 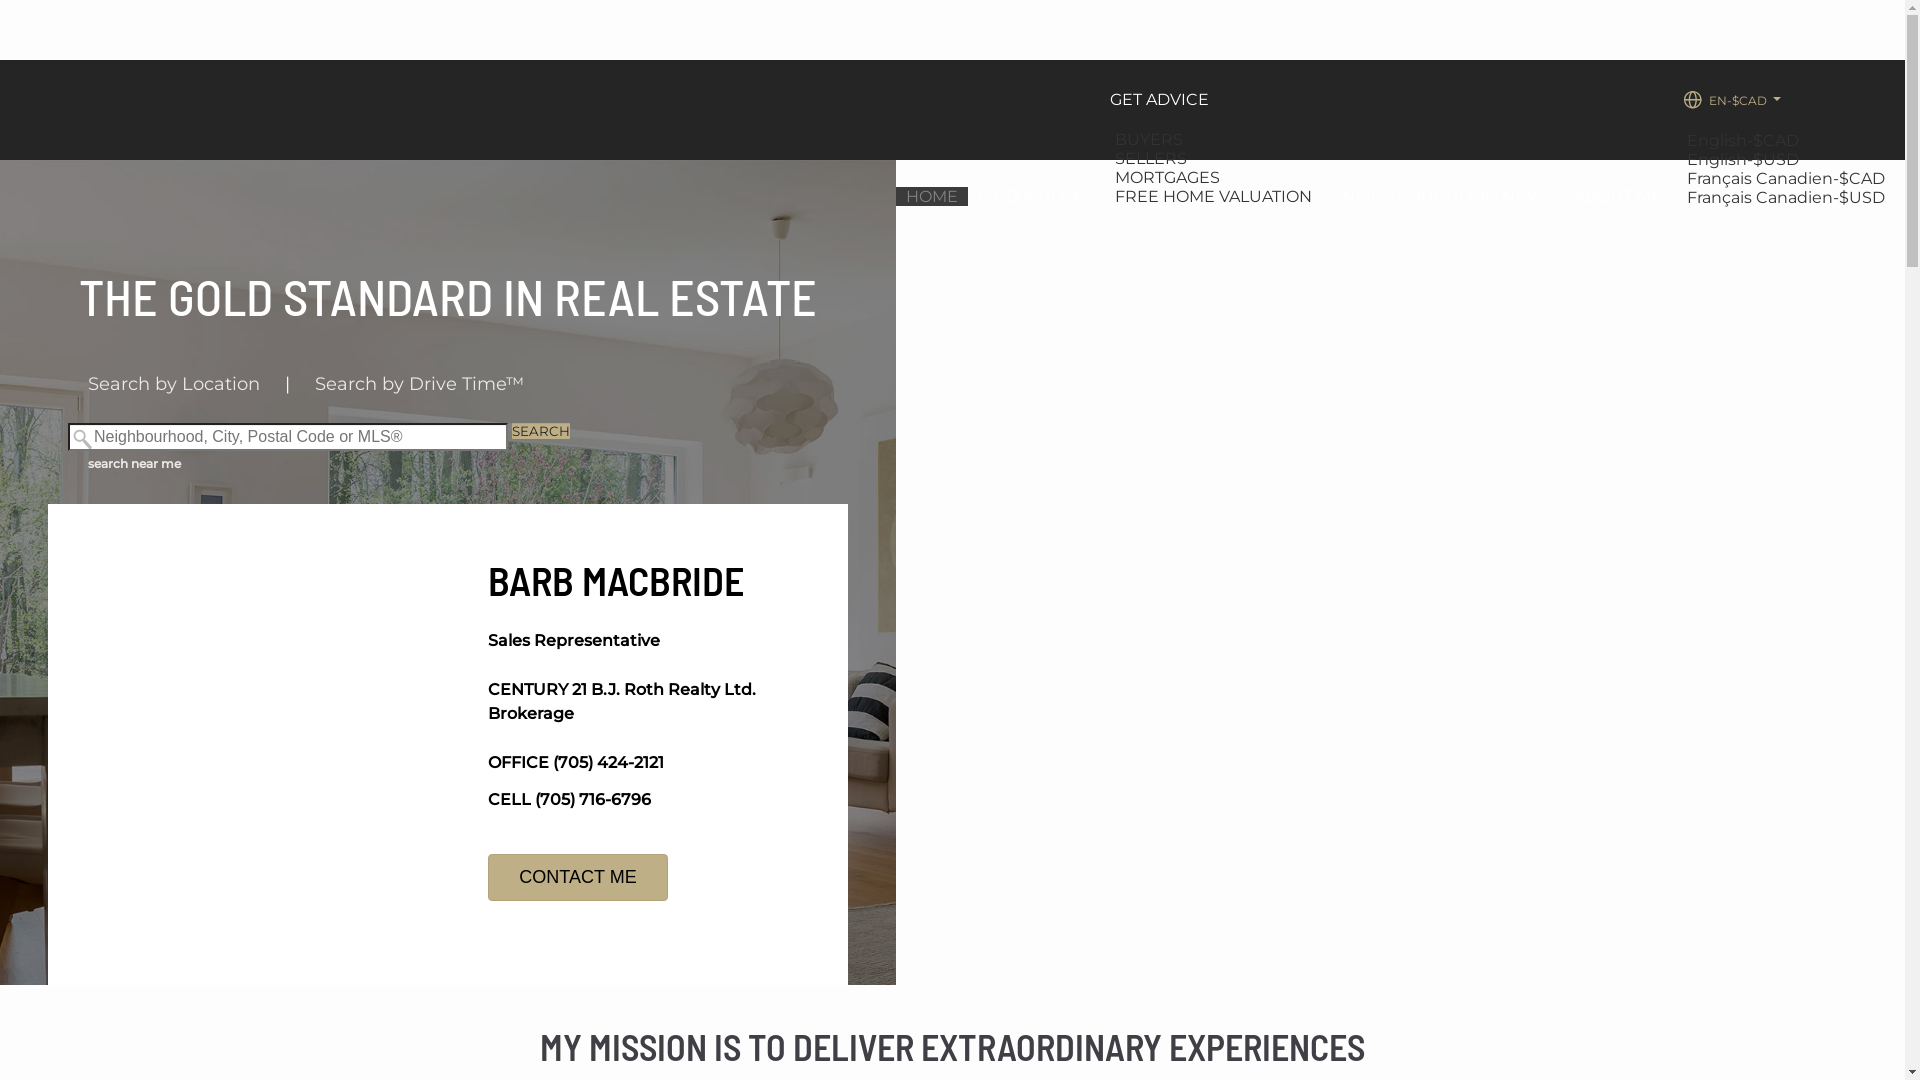 What do you see at coordinates (1744, 139) in the screenshot?
I see `'English-$CAD'` at bounding box center [1744, 139].